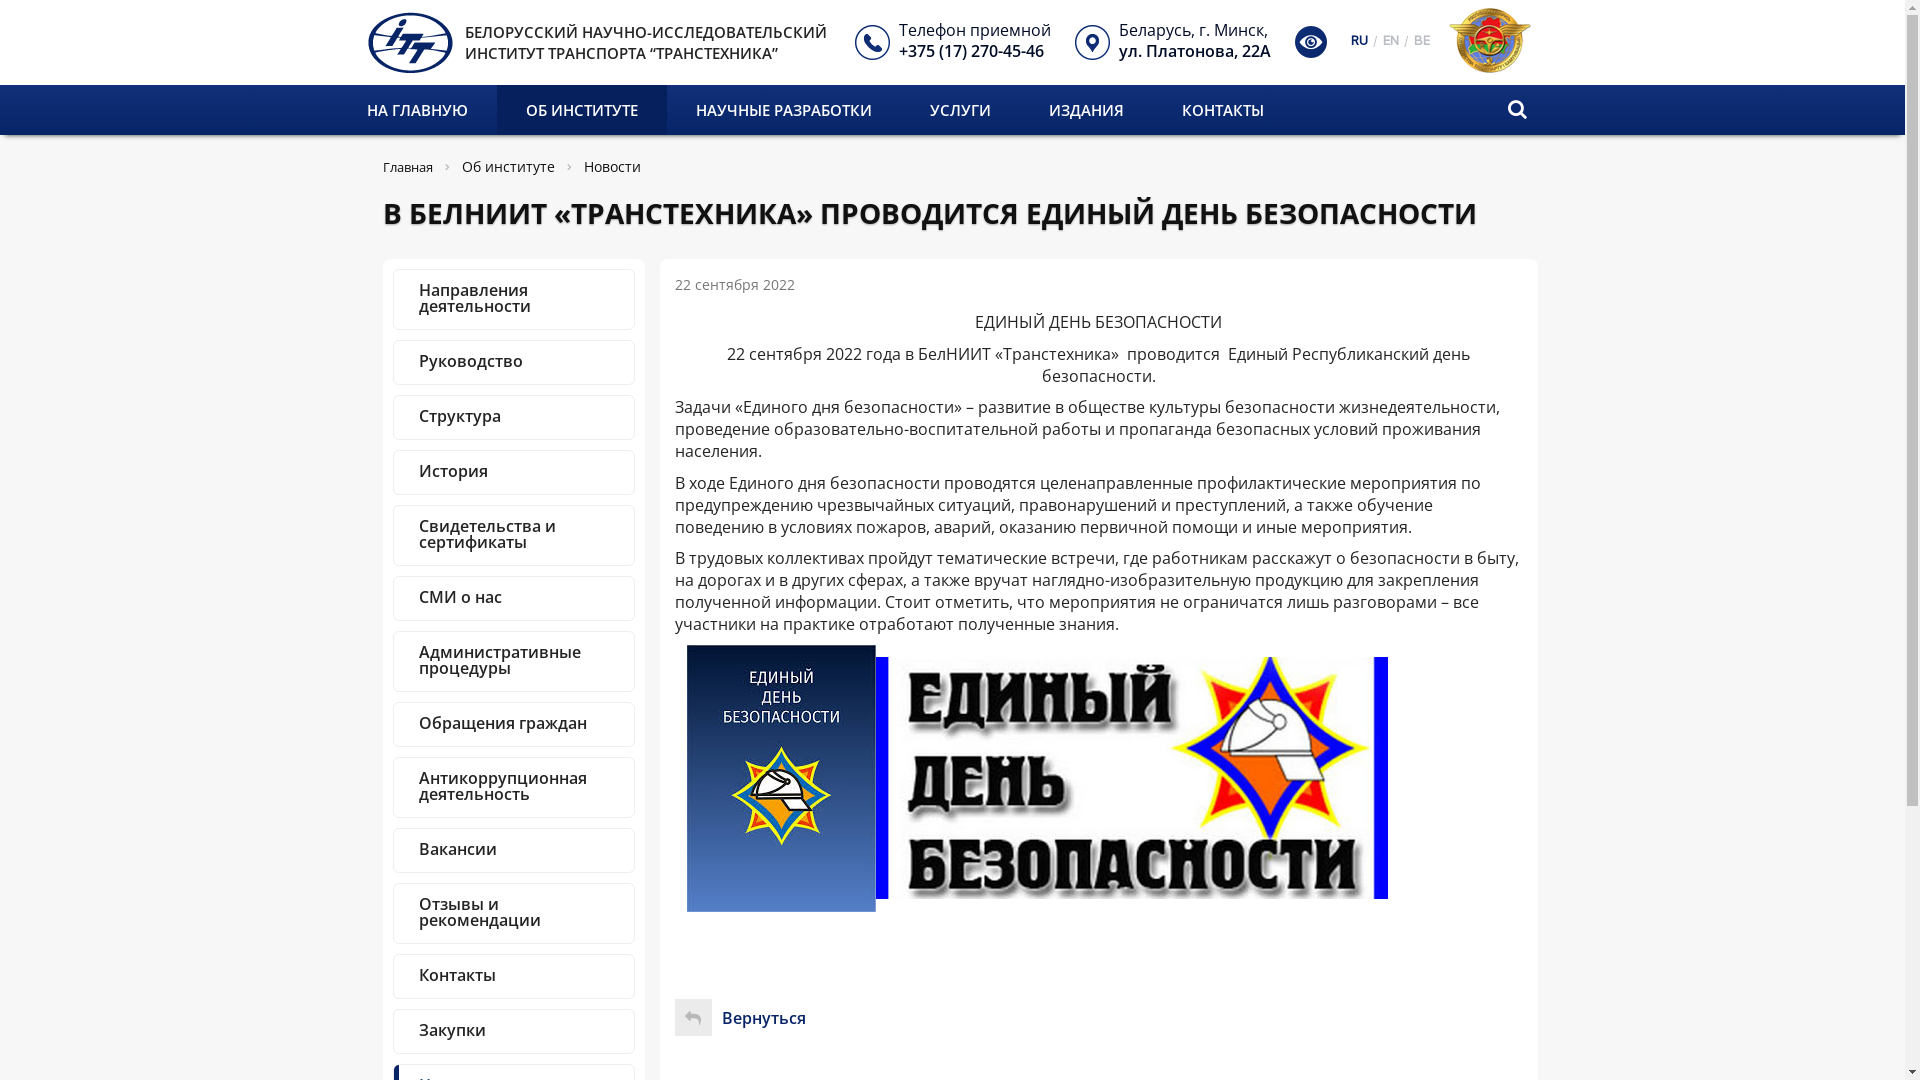  I want to click on 'RU', so click(1359, 37).